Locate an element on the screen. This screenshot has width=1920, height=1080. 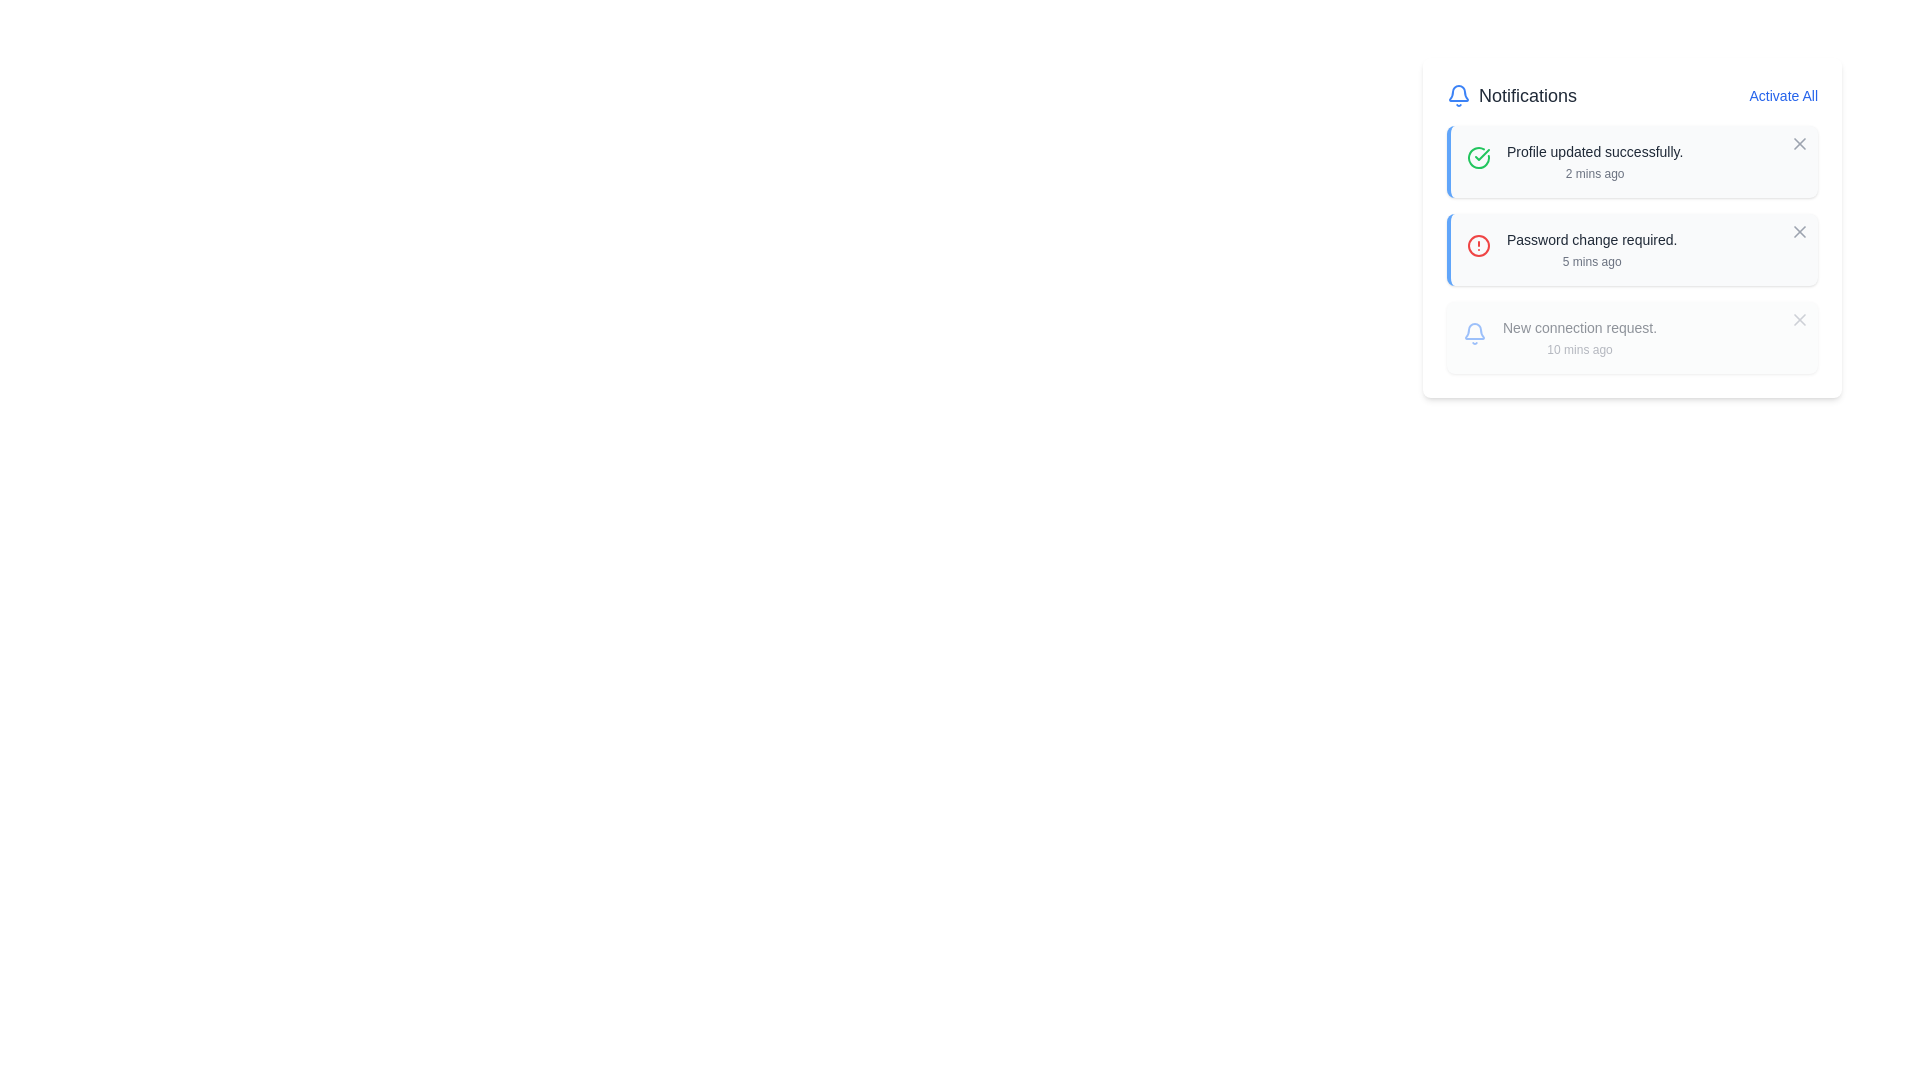
the close button located inside the bell-shaped notification panel next to the 'Password change required' notification is located at coordinates (1800, 230).